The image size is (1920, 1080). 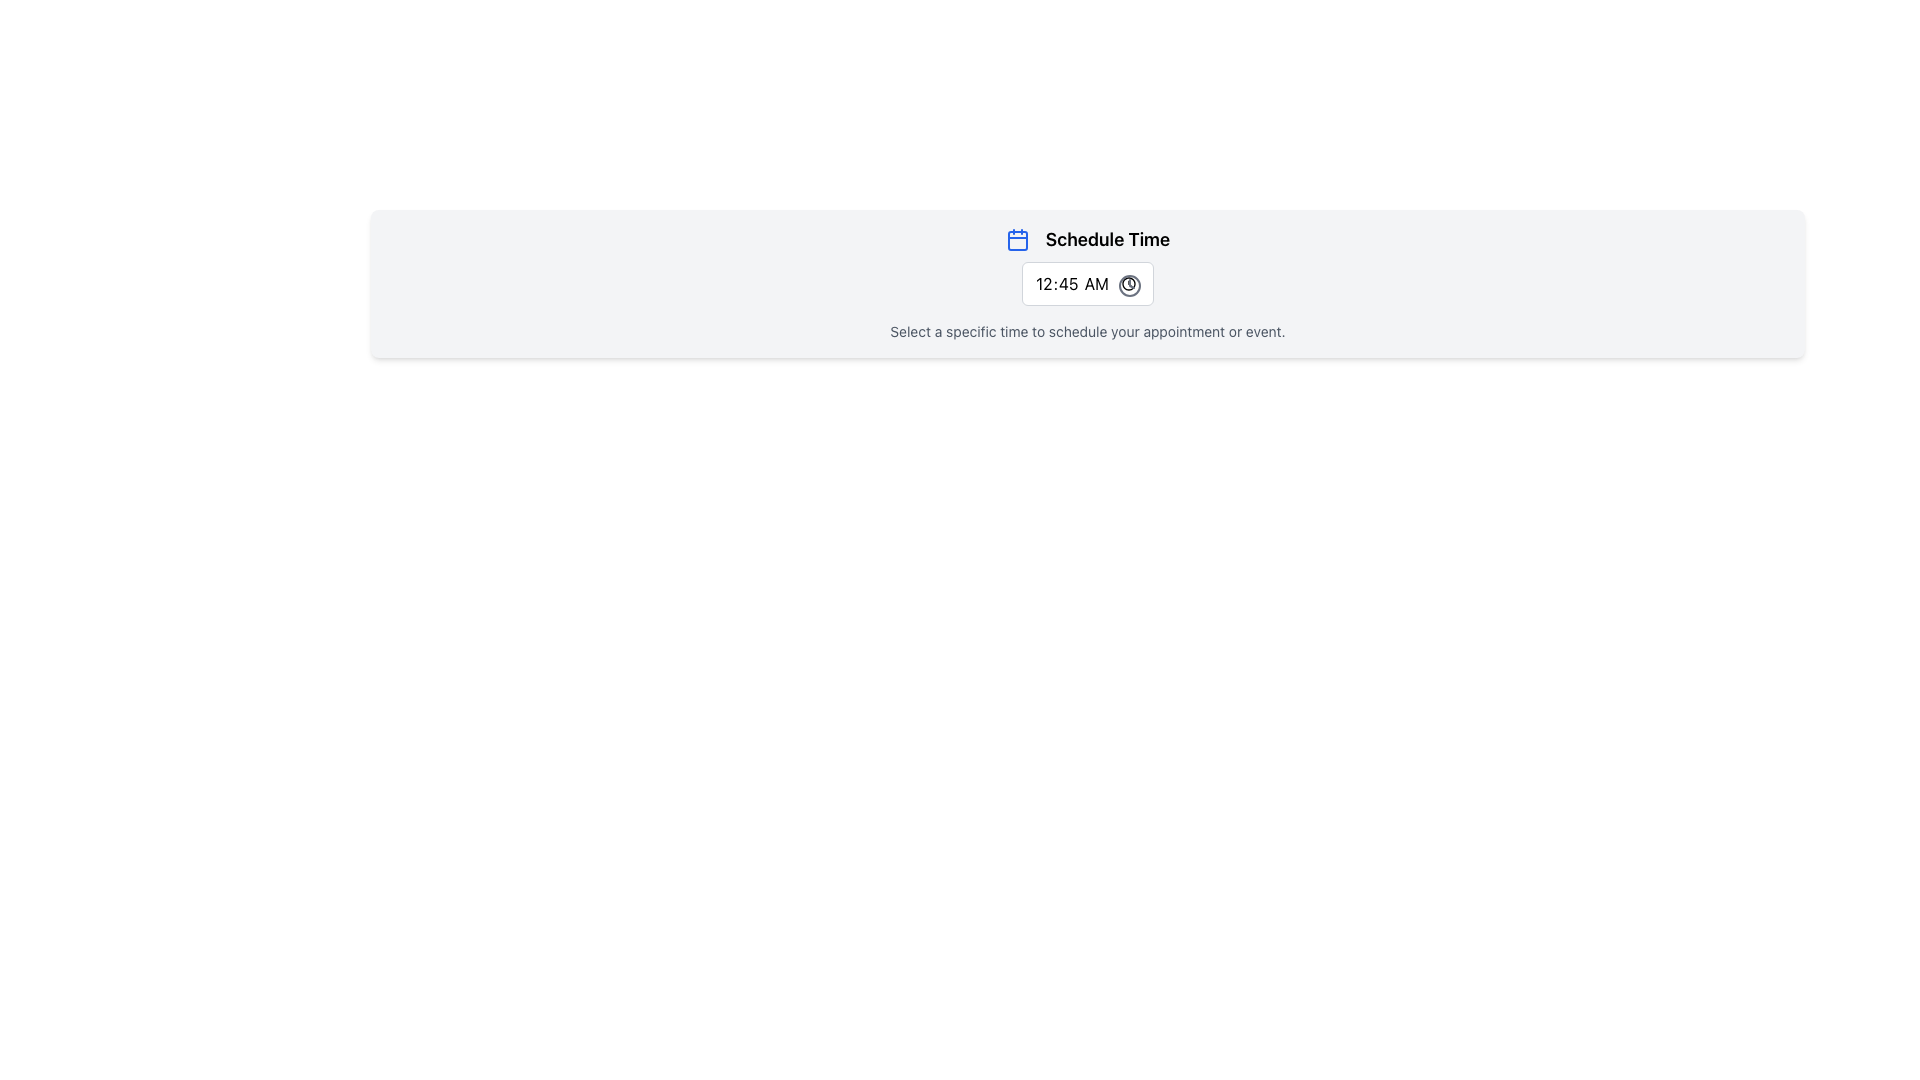 What do you see at coordinates (1107, 238) in the screenshot?
I see `the Text Label indicating the purpose or title of the scheduling section, positioned near the blue calendar icon` at bounding box center [1107, 238].